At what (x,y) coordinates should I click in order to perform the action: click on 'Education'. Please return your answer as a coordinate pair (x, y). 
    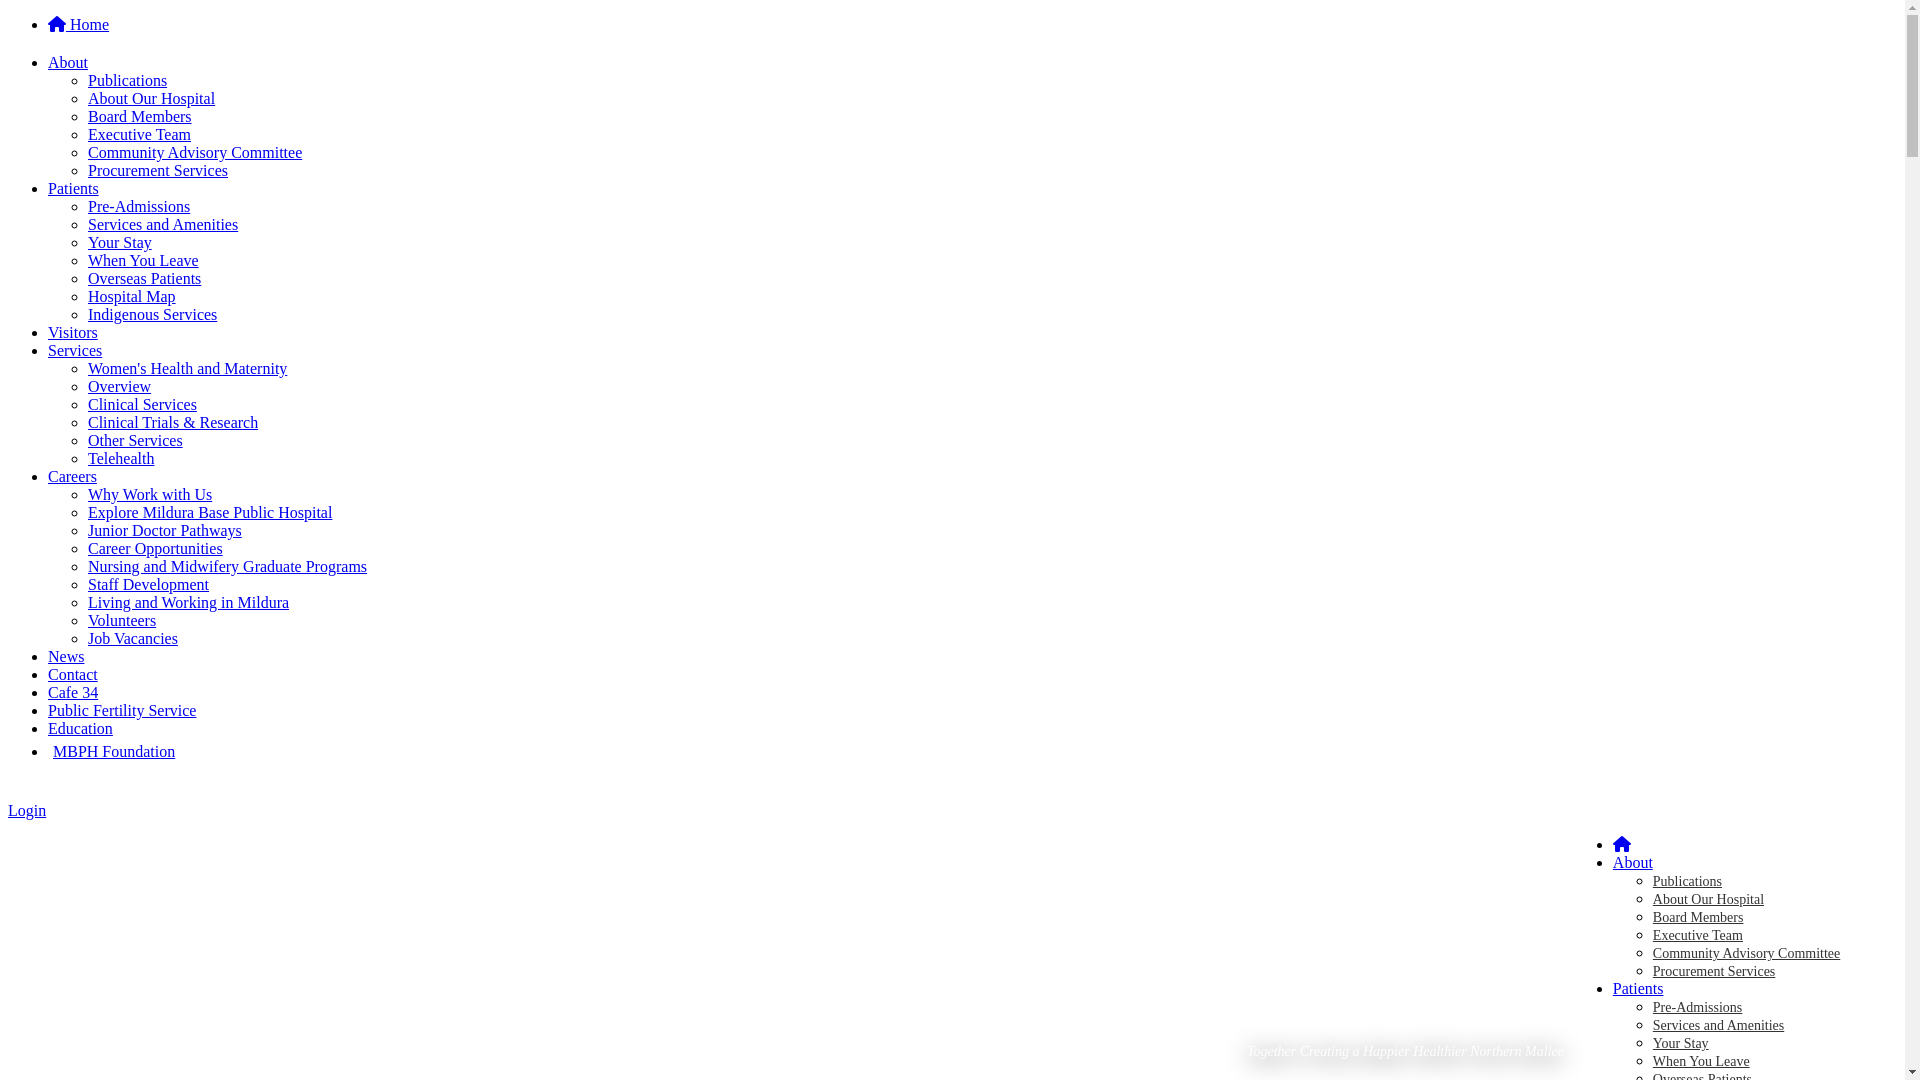
    Looking at the image, I should click on (80, 728).